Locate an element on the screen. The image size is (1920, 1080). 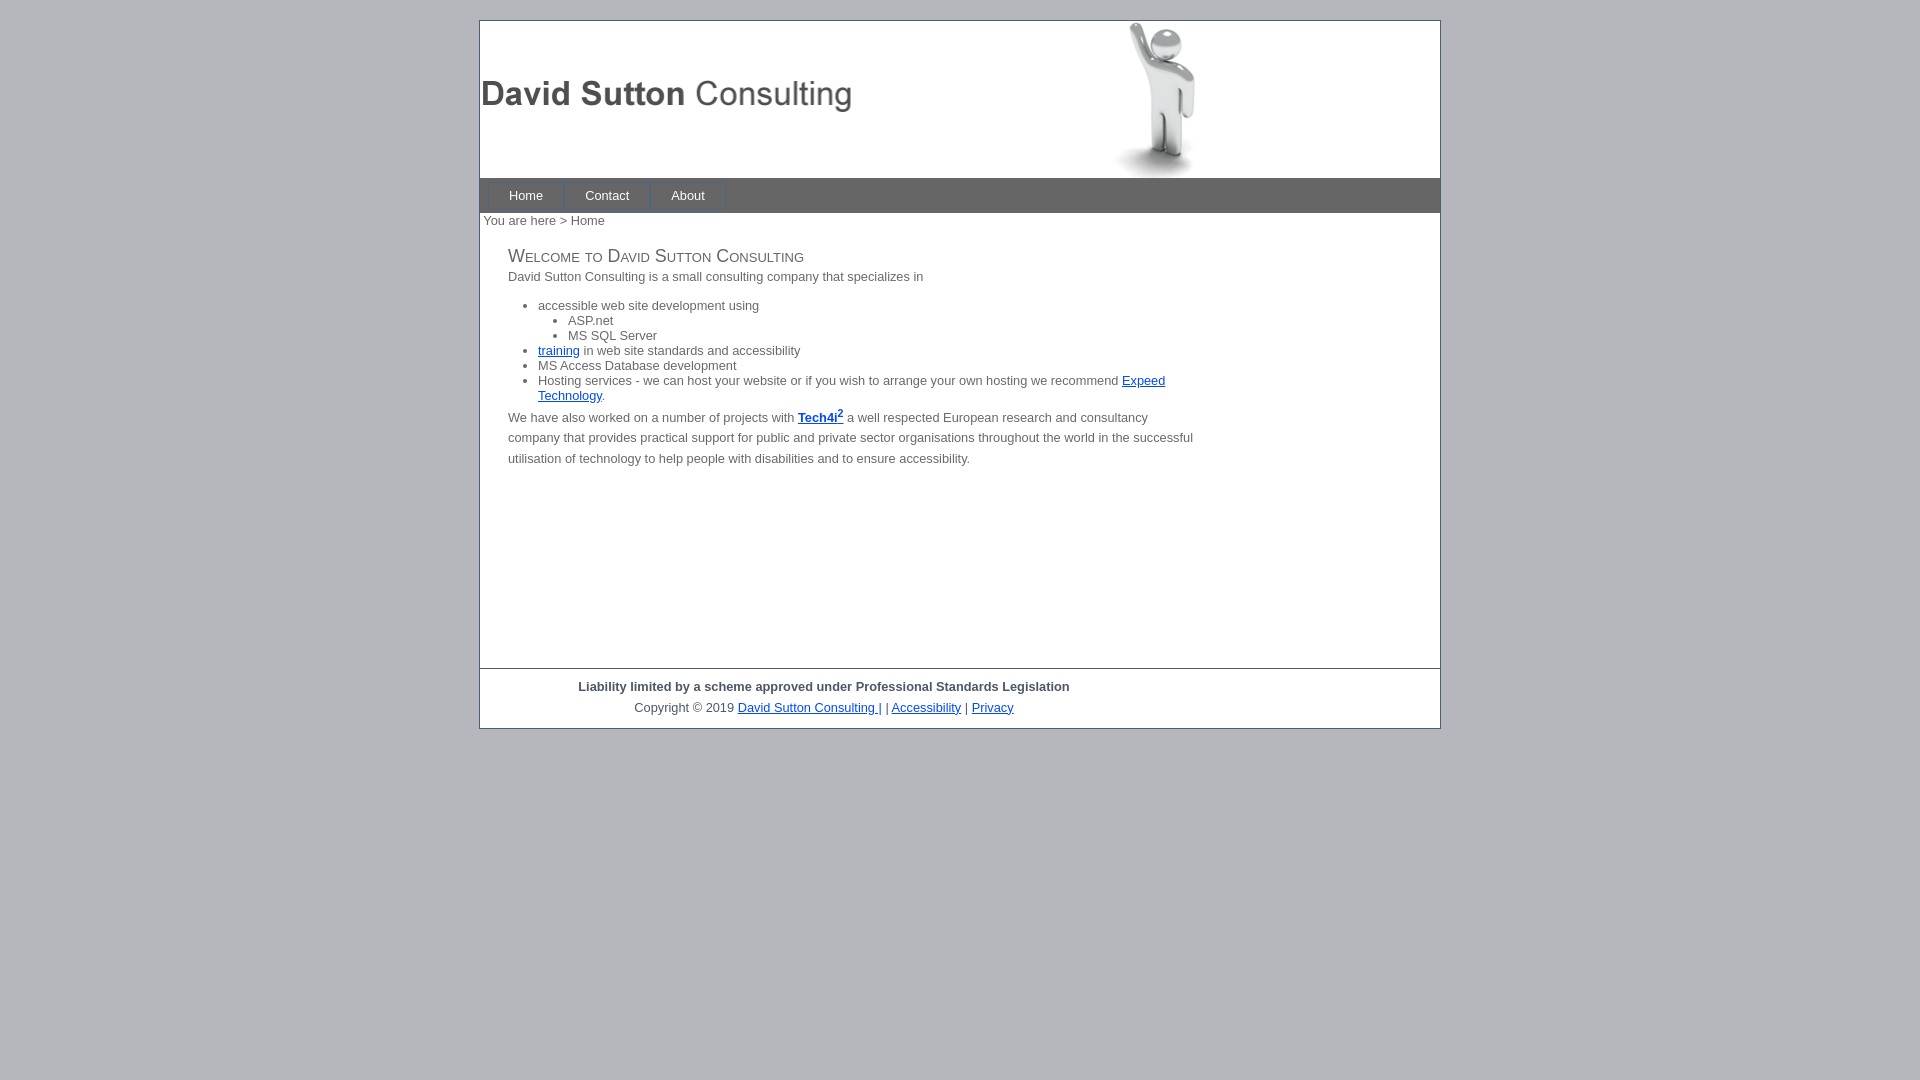
'About' is located at coordinates (687, 195).